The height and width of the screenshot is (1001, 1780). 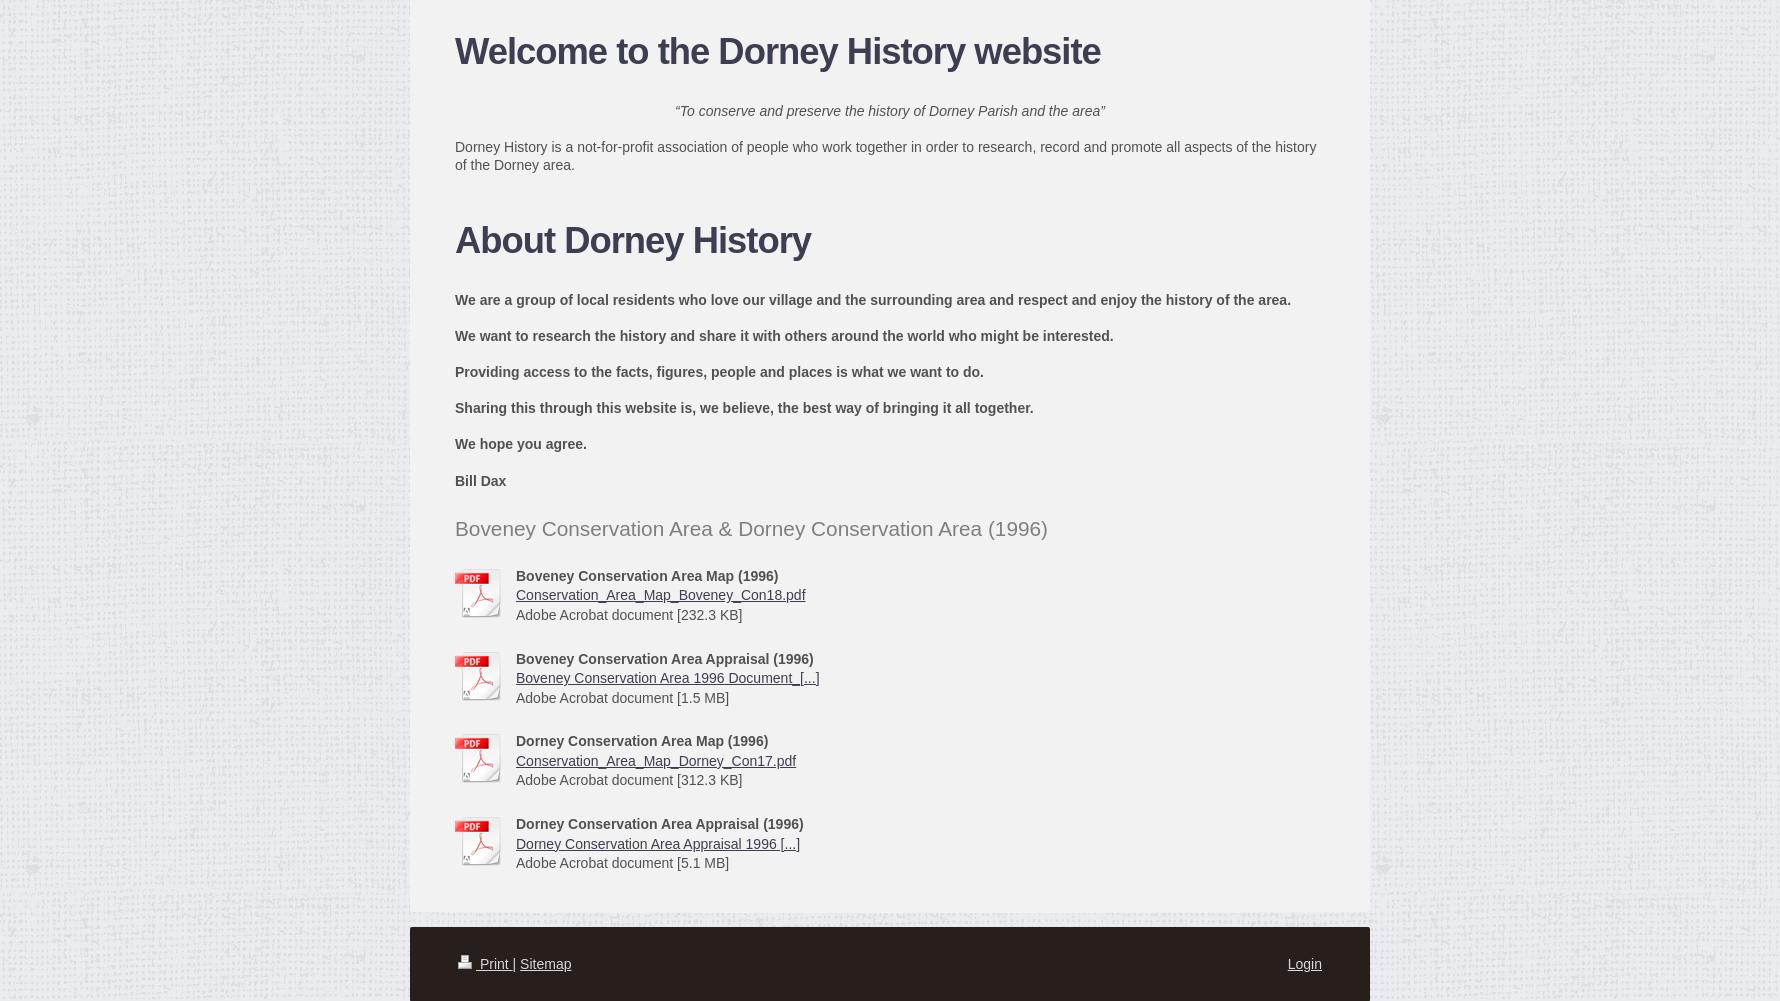 What do you see at coordinates (544, 961) in the screenshot?
I see `'Sitemap'` at bounding box center [544, 961].